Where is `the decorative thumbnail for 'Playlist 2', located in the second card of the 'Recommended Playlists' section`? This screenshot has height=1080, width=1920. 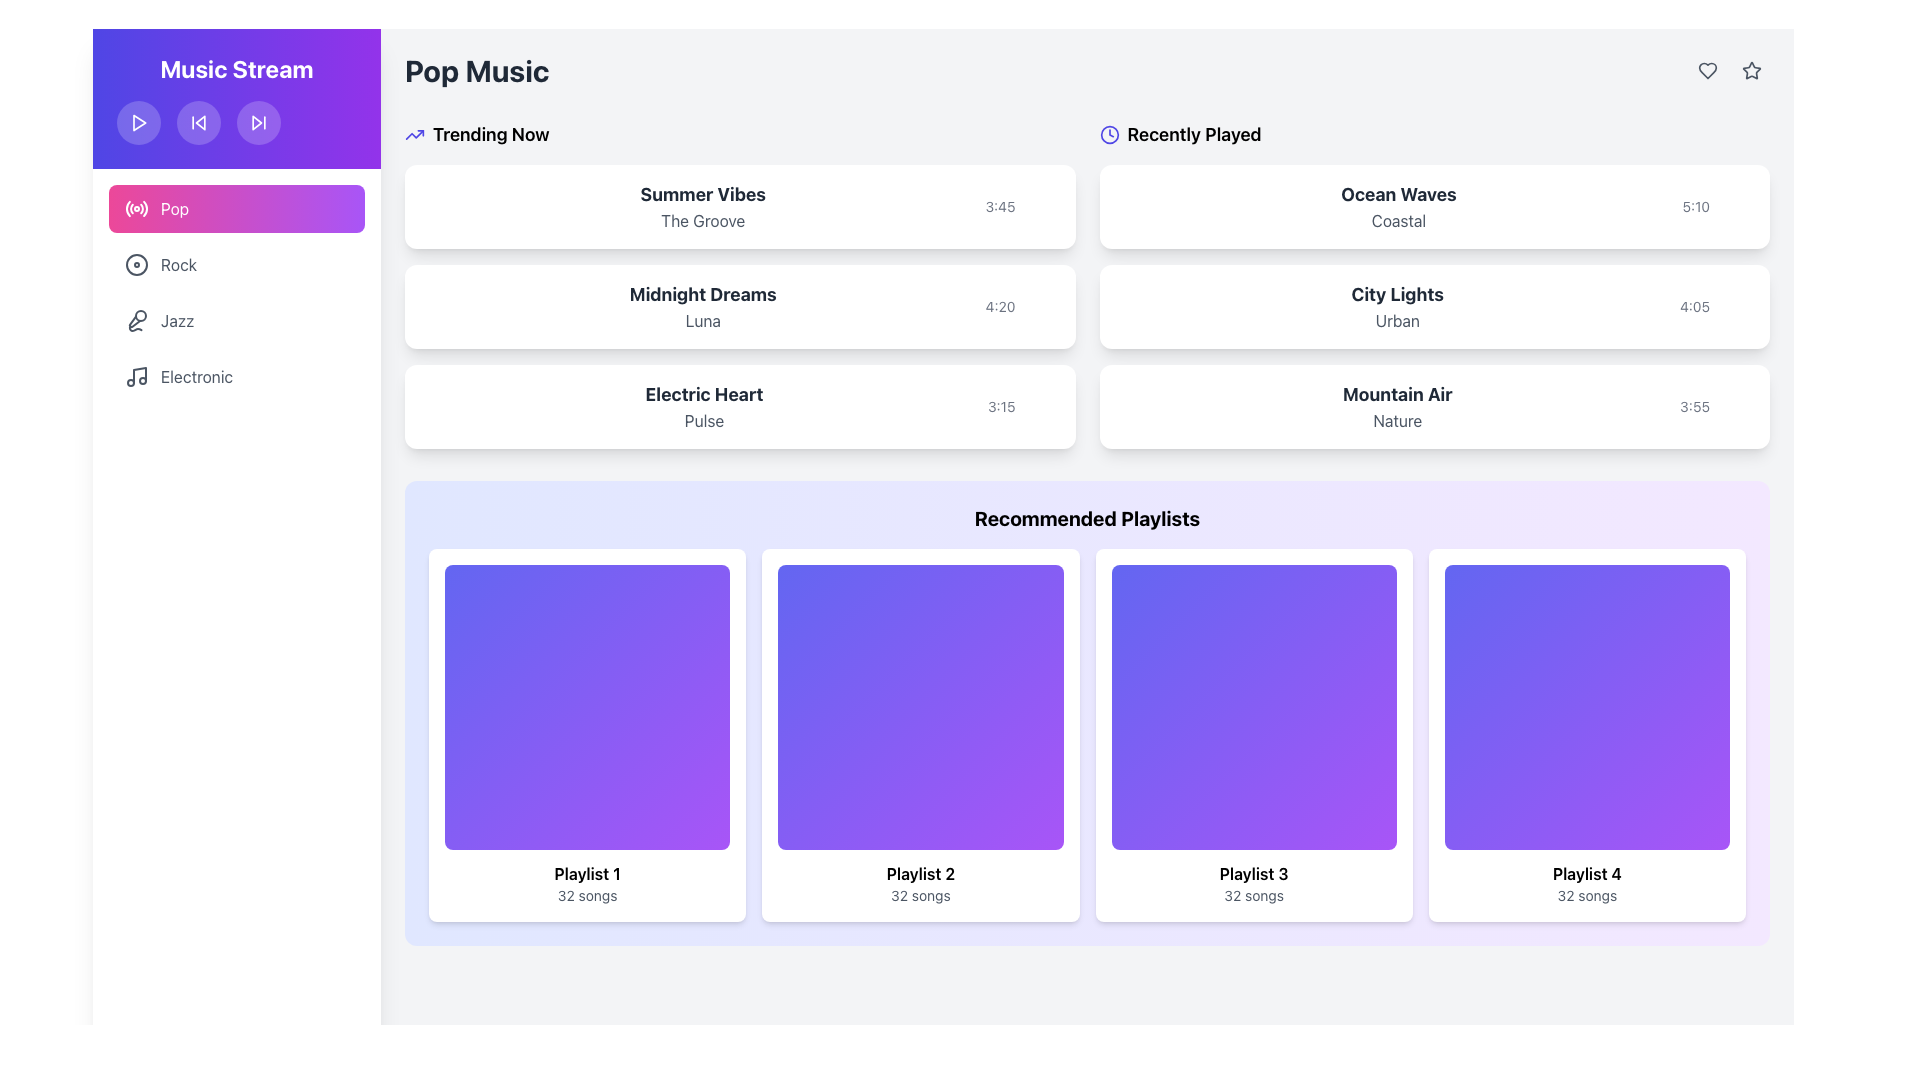 the decorative thumbnail for 'Playlist 2', located in the second card of the 'Recommended Playlists' section is located at coordinates (919, 706).